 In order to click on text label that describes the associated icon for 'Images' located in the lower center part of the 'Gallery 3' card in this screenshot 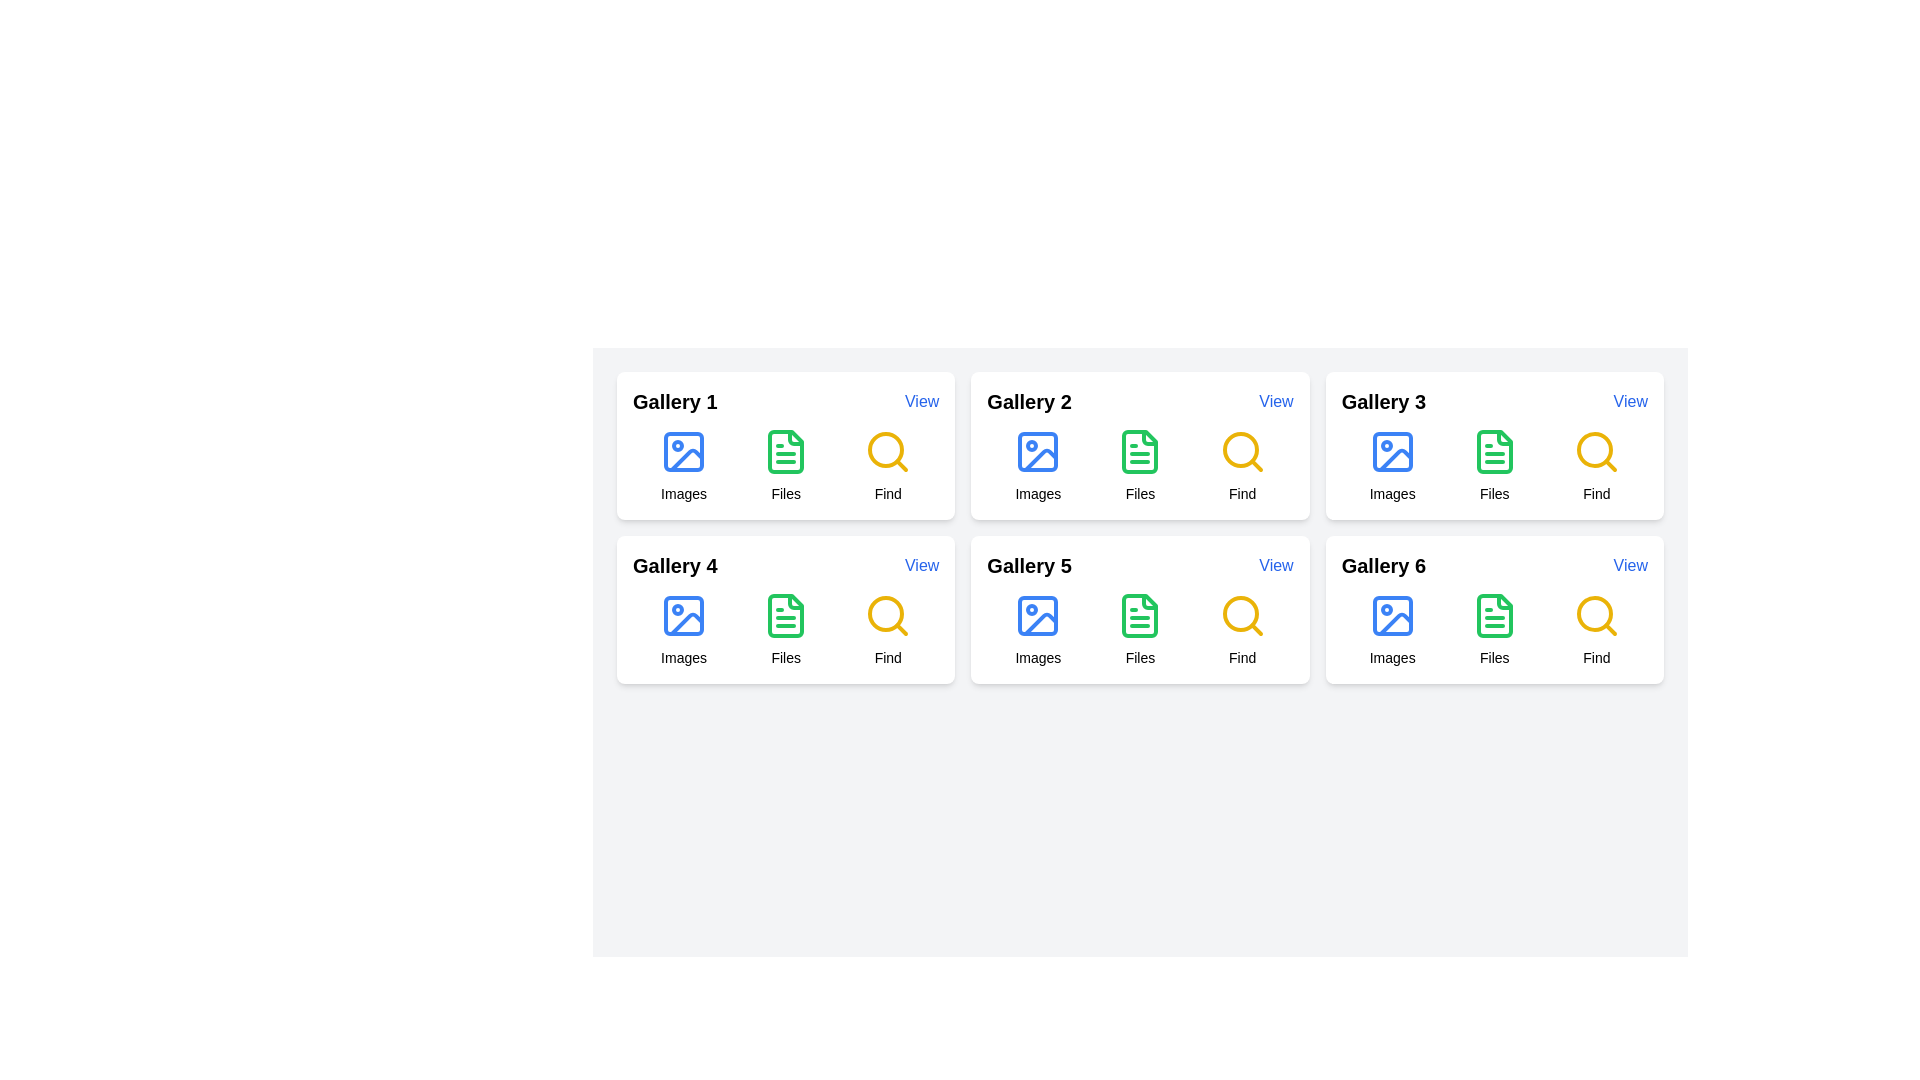, I will do `click(1391, 493)`.